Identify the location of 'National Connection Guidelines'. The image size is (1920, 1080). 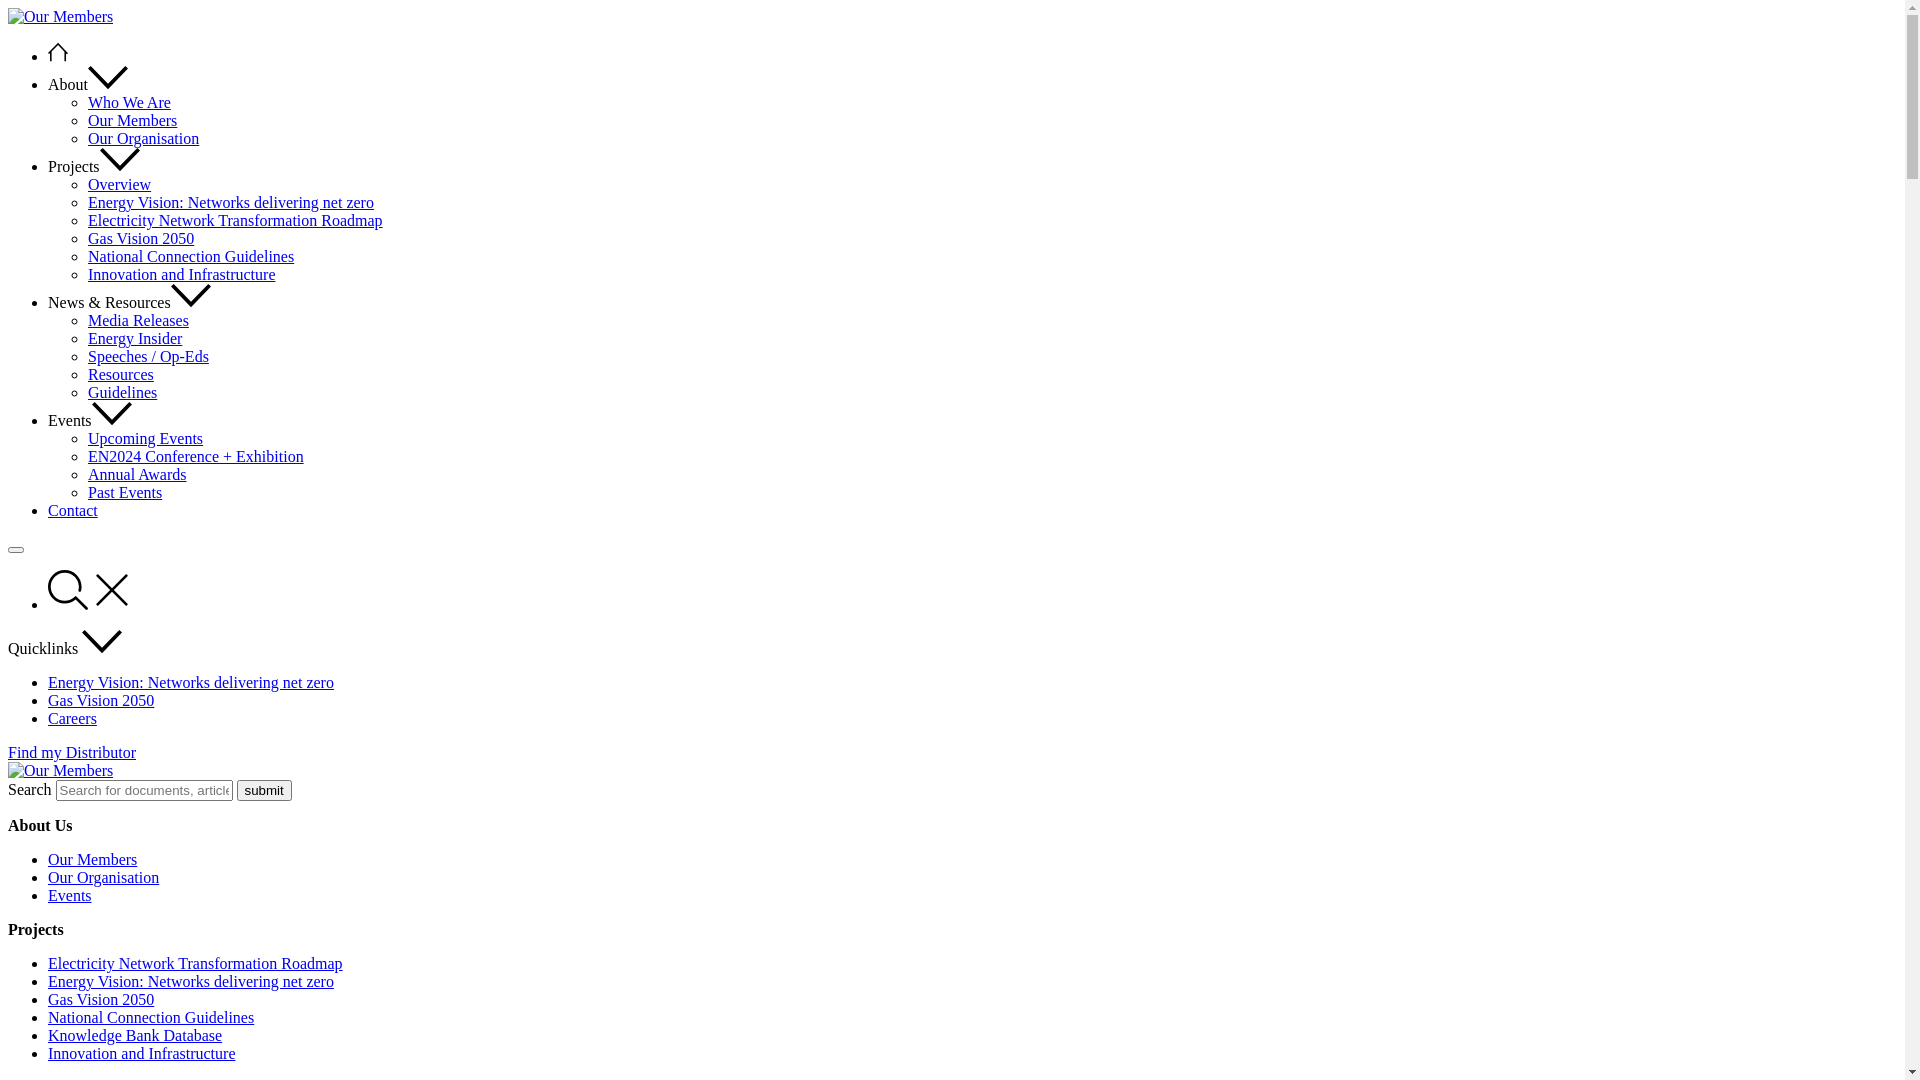
(149, 1017).